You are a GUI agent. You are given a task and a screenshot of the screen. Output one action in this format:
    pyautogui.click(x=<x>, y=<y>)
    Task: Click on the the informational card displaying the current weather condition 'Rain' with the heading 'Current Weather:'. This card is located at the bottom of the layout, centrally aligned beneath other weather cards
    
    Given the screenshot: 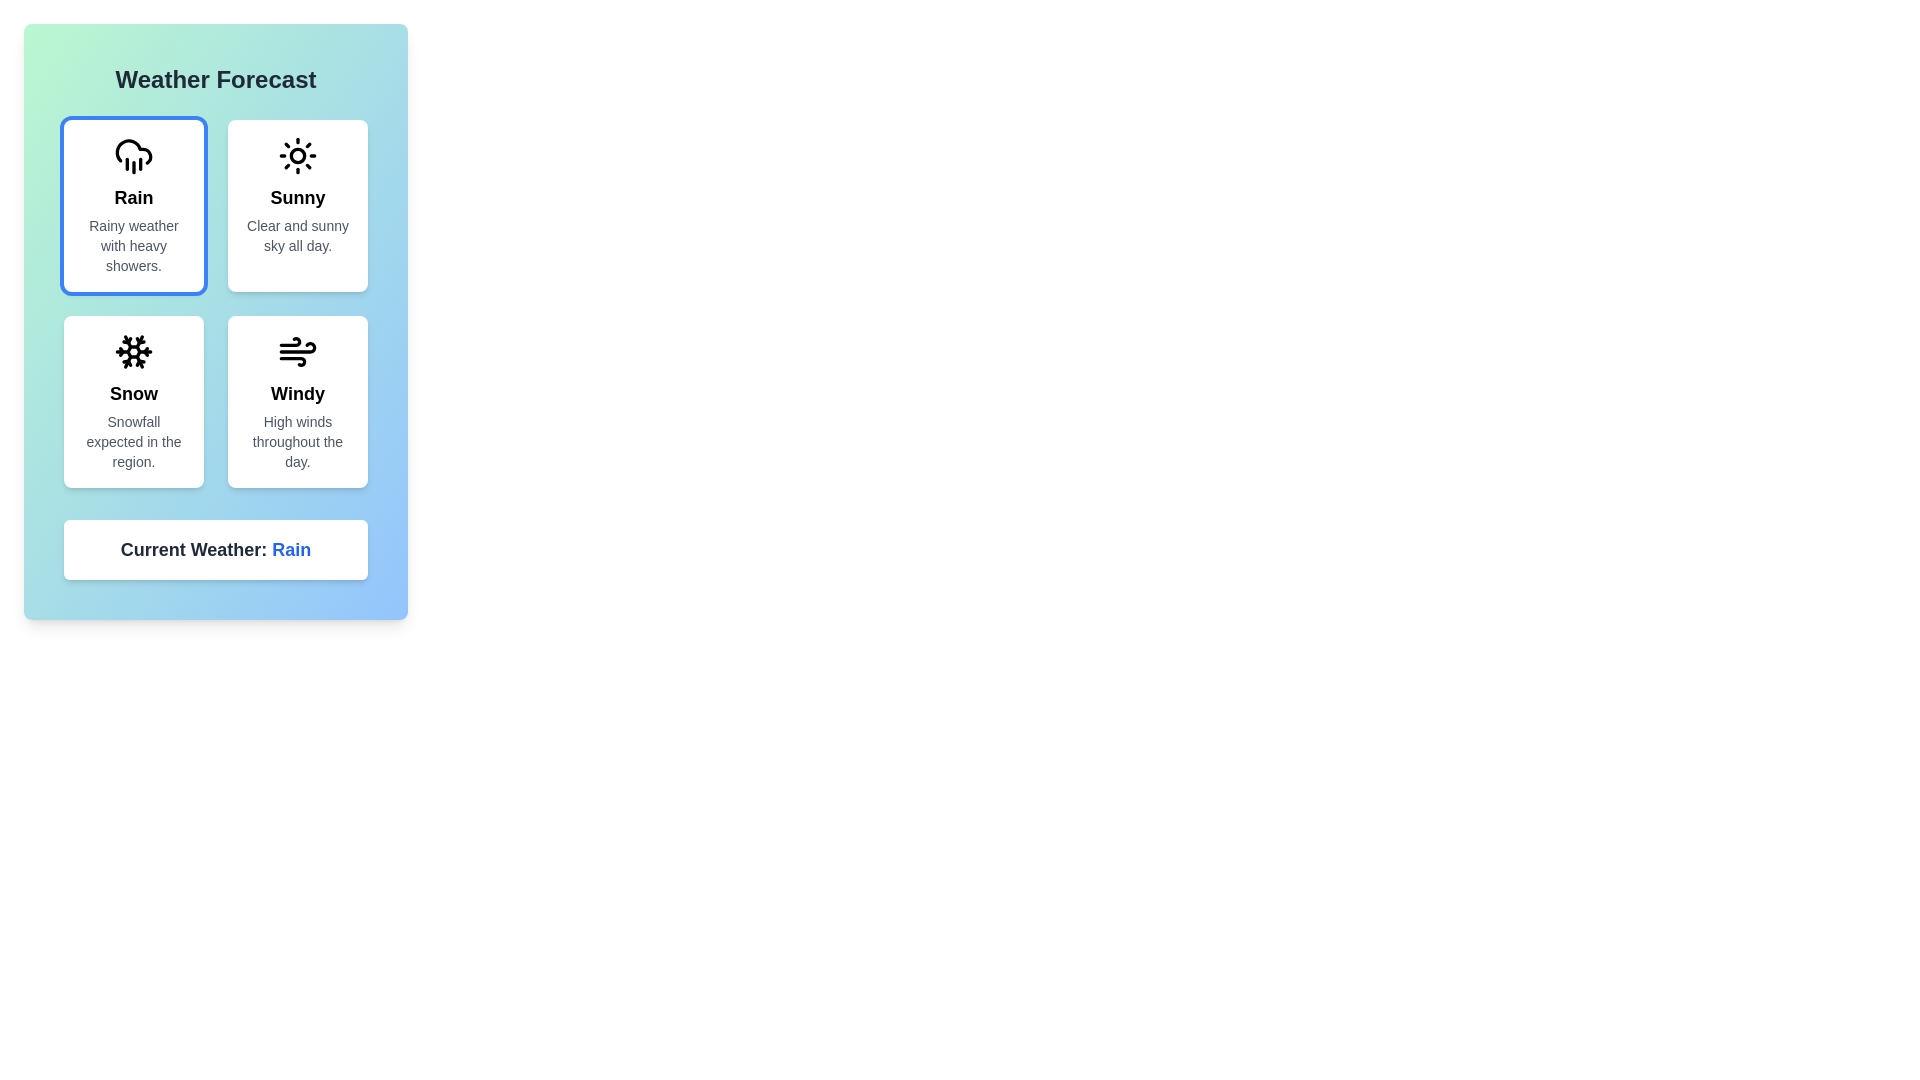 What is the action you would take?
    pyautogui.click(x=216, y=550)
    